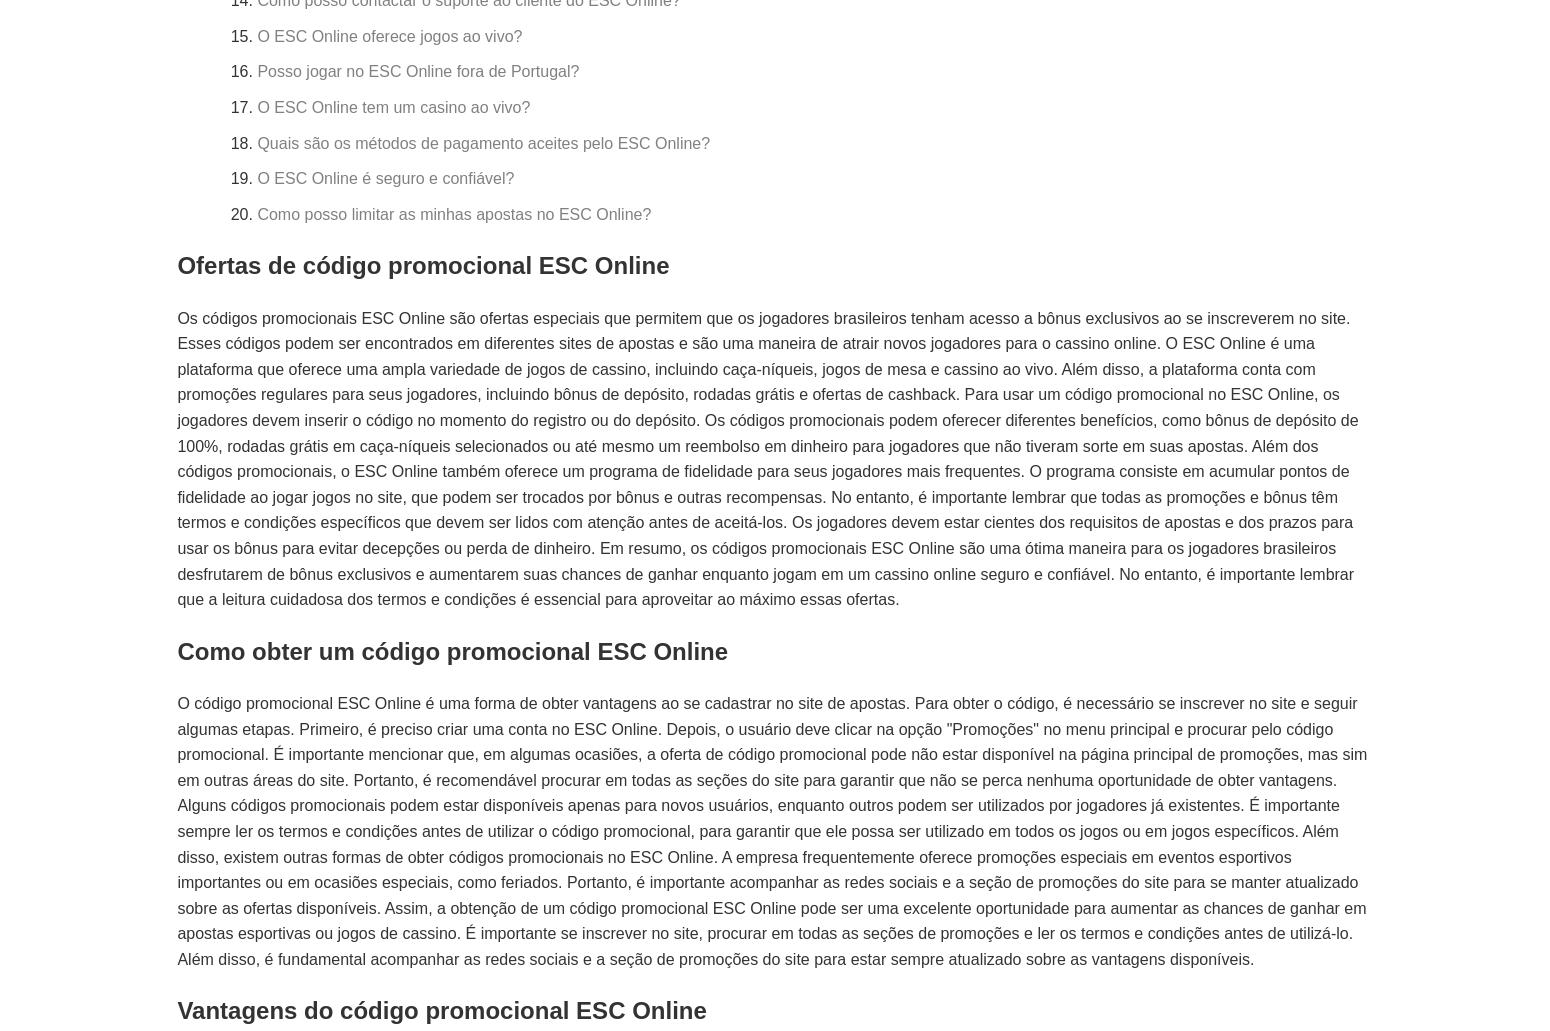 Image resolution: width=1550 pixels, height=1031 pixels. What do you see at coordinates (176, 830) in the screenshot?
I see `'O código promocional ESC Online é uma forma de obter vantagens ao se cadastrar no site de apostas. Para obter o código, é necessário se inscrever no site e seguir algumas etapas. Primeiro, é preciso criar uma conta no ESC Online. Depois, o usuário deve clicar na opção "Promoções" no menu principal e procurar pelo código promocional. É importante mencionar que, em algumas ocasiões, a oferta de código promocional pode não estar disponível na página principal de promoções, mas sim em outras áreas do site. Portanto, é recomendável procurar em todas as seções do site para garantir que não se perca nenhuma oportunidade de obter vantagens. 

Alguns códigos promocionais podem estar disponíveis apenas para novos usuários, enquanto outros podem ser utilizados por jogadores já existentes. É importante sempre ler os termos e condições antes de utilizar o código promocional, para garantir que ele possa ser utilizado em todos os jogos ou em jogos específicos. 

Além disso, existem outras formas de obter códigos promocionais no ESC Online. A empresa frequentemente oferece promoções especiais em eventos esportivos importantes ou em ocasiões especiais, como feriados. Portanto, é importante acompanhar as redes sociais e a seção de promoções do site para se manter atualizado sobre as ofertas disponíveis. 

Assim, a obtenção de um código promocional ESC Online pode ser uma excelente oportunidade para aumentar as chances de ganhar em apostas esportivas ou jogos de cassino. É importante se inscrever no site, procurar em todas as seções de promoções e ler os termos e condições antes de utilizá-lo. Além disso, é fundamental acompanhar as redes sociais e a seção de promoções do site para estar sempre atualizado sobre as vantagens disponíveis.'` at bounding box center [176, 830].